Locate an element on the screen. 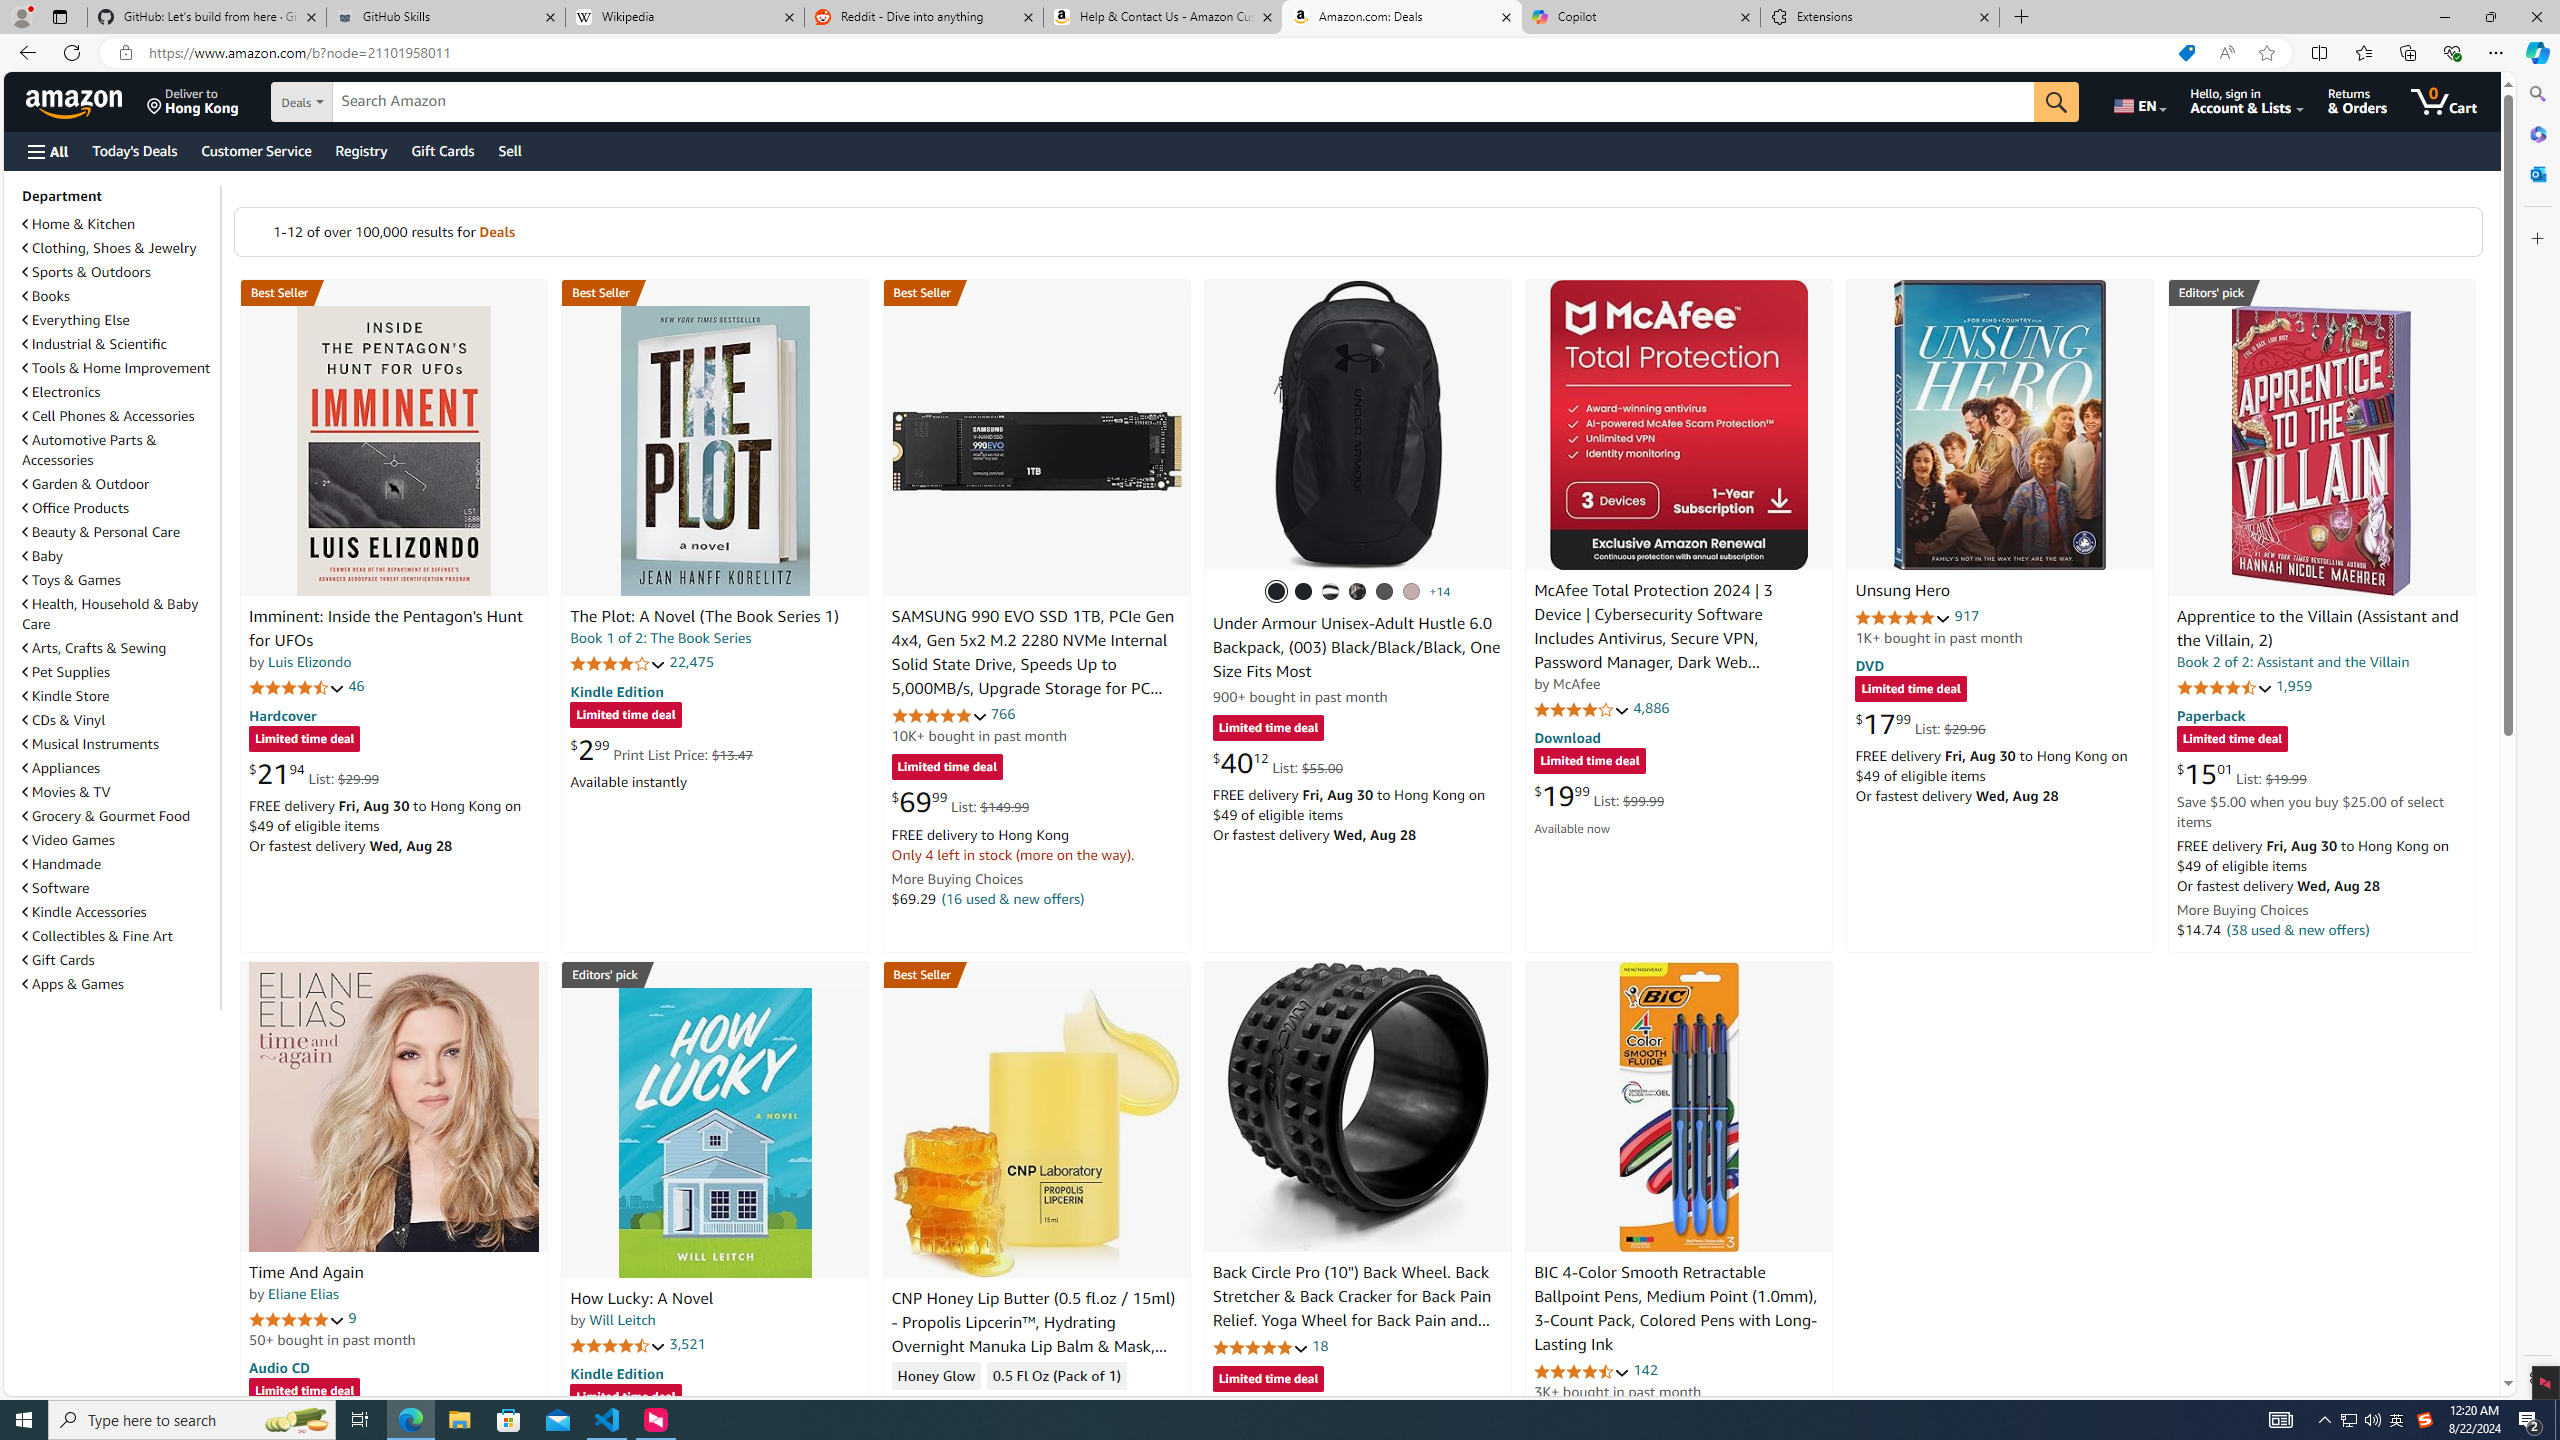 The width and height of the screenshot is (2560, 1440). 'Baby' is located at coordinates (118, 555).